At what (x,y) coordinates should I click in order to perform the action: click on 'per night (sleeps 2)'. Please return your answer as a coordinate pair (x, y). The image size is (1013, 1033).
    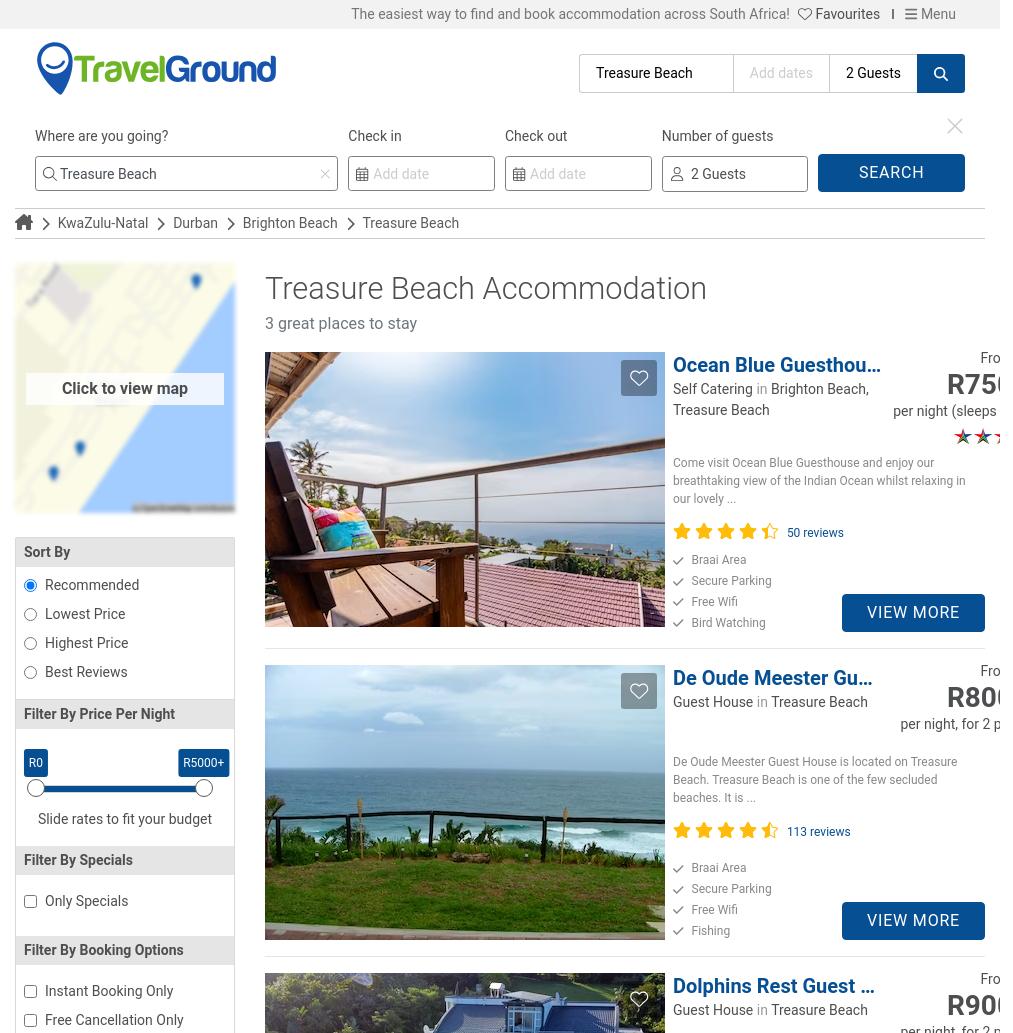
    Looking at the image, I should click on (953, 411).